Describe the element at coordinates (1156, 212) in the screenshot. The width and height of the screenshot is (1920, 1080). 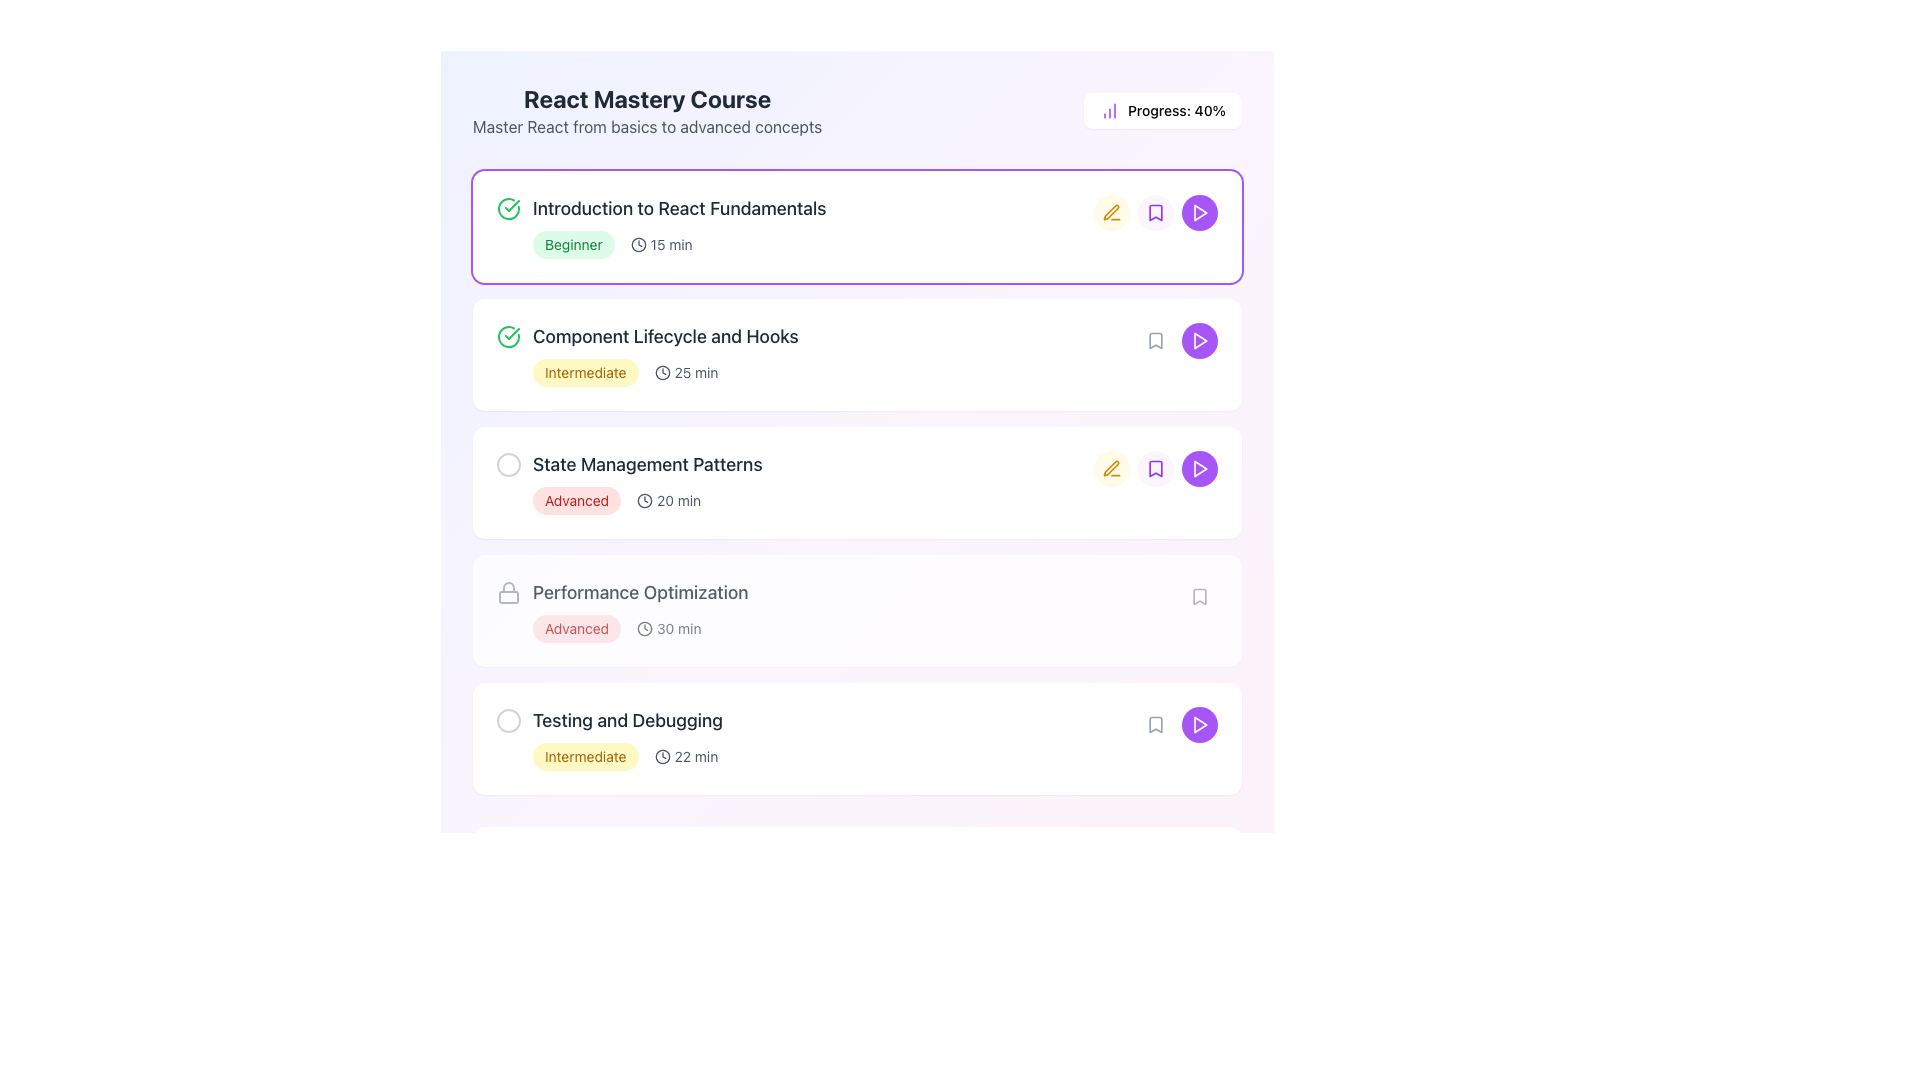
I see `the bookmark button for the course 'Introduction to React Fundamentals'` at that location.